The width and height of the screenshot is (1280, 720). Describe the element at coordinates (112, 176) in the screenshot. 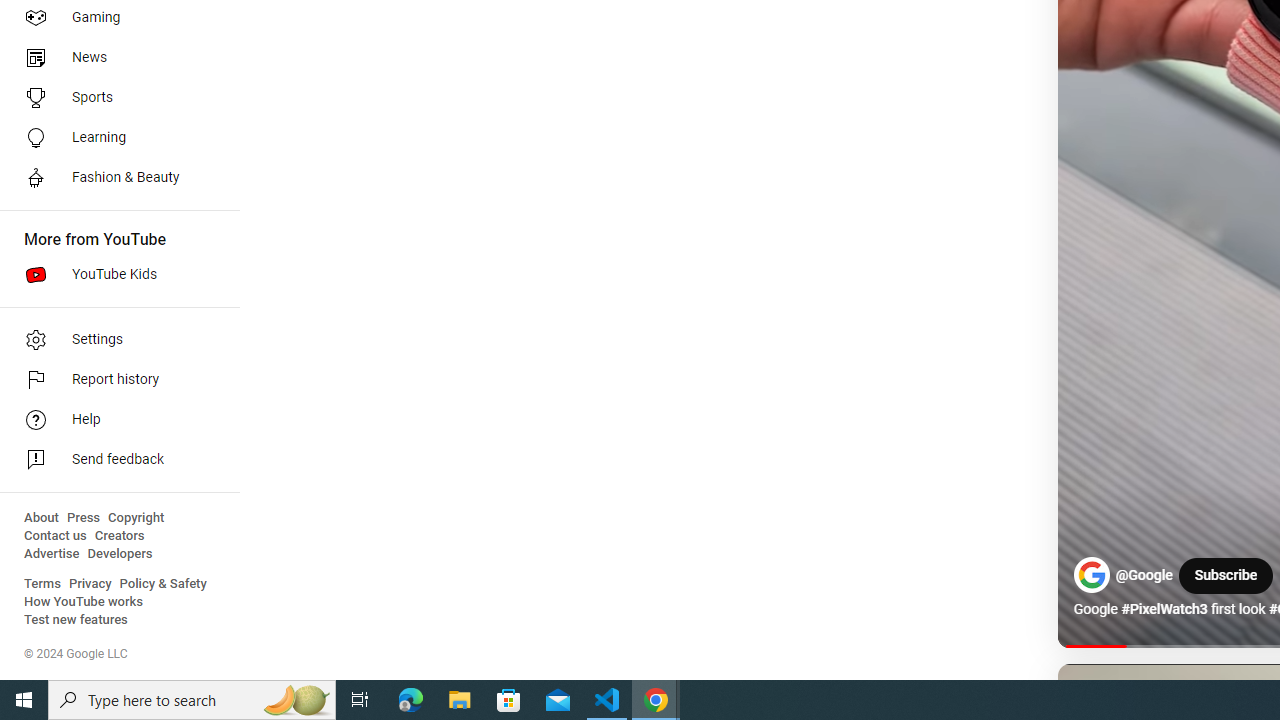

I see `'Fashion & Beauty'` at that location.